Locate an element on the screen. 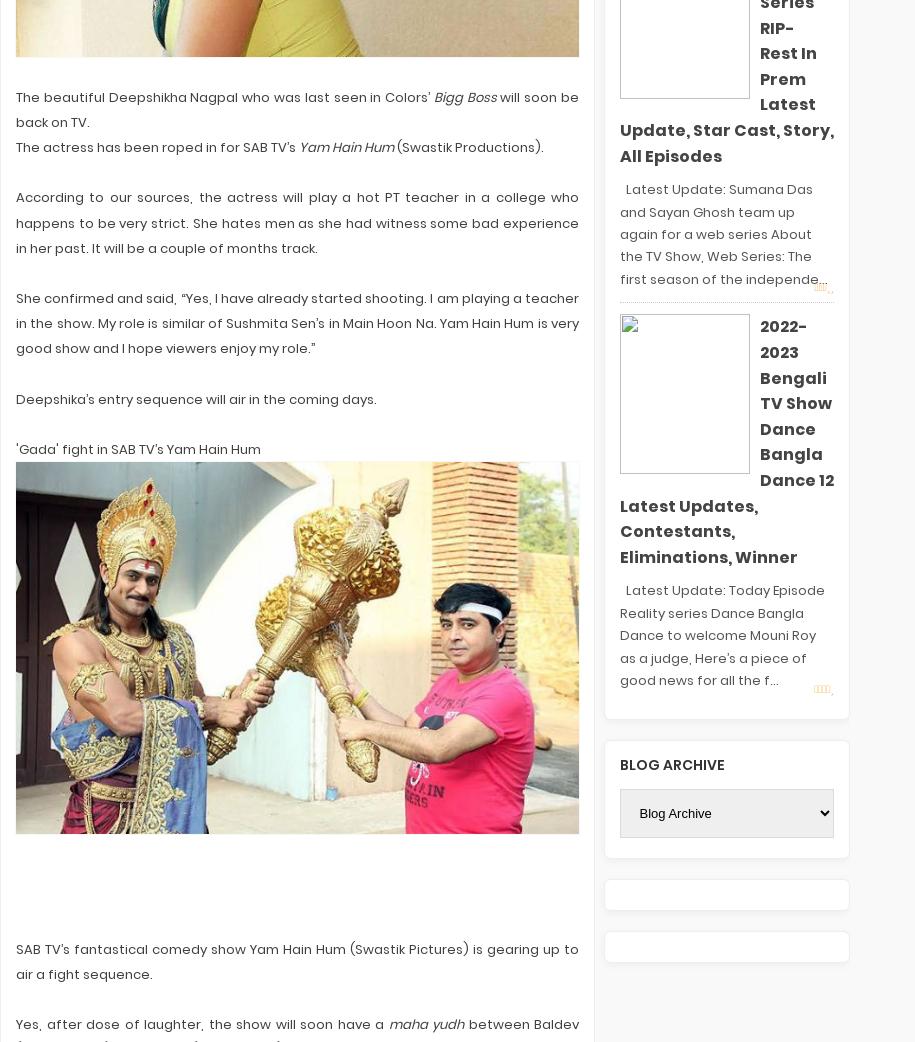 The image size is (915, 1042). 'SAB TV’s fantastical comedy show Yam Hain Hum (Swastik Pictures) is gearing up to air a fight sequence.' is located at coordinates (16, 961).